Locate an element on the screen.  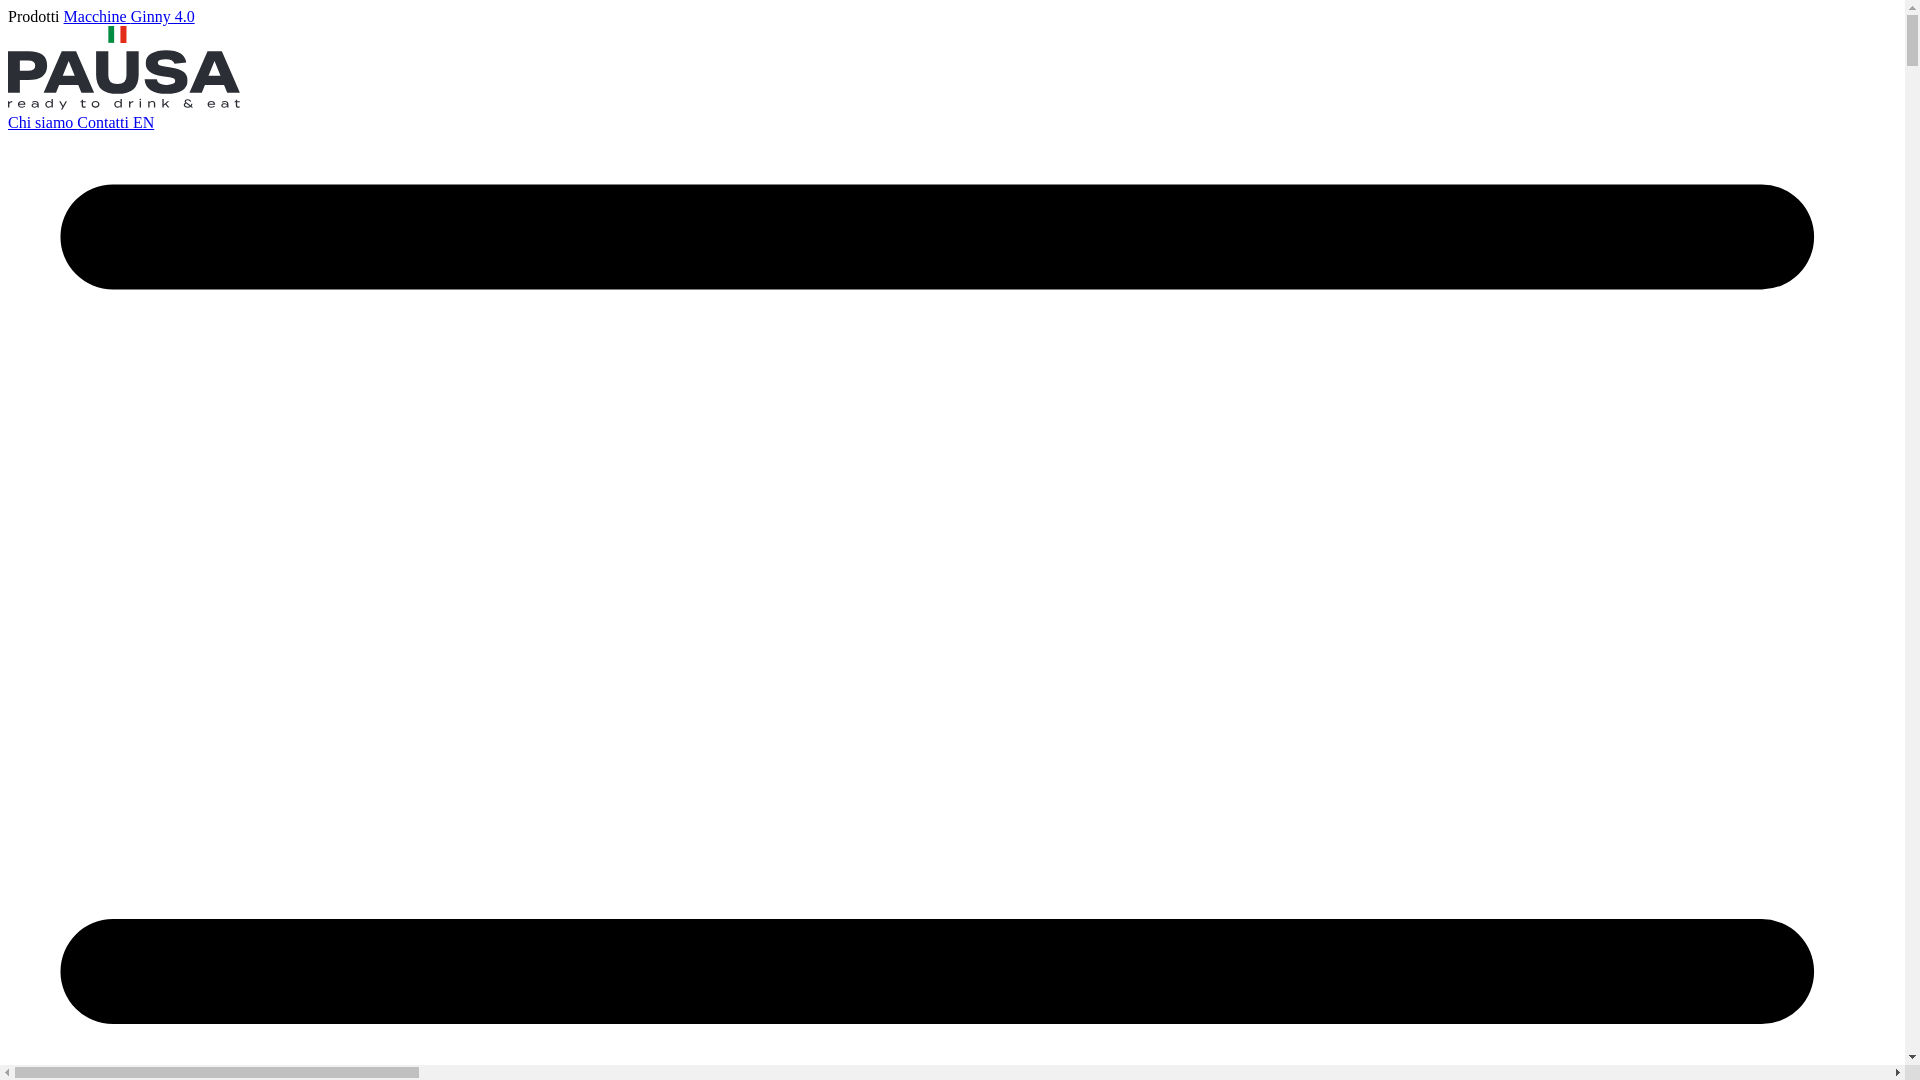
'Ginny 4.0' is located at coordinates (163, 16).